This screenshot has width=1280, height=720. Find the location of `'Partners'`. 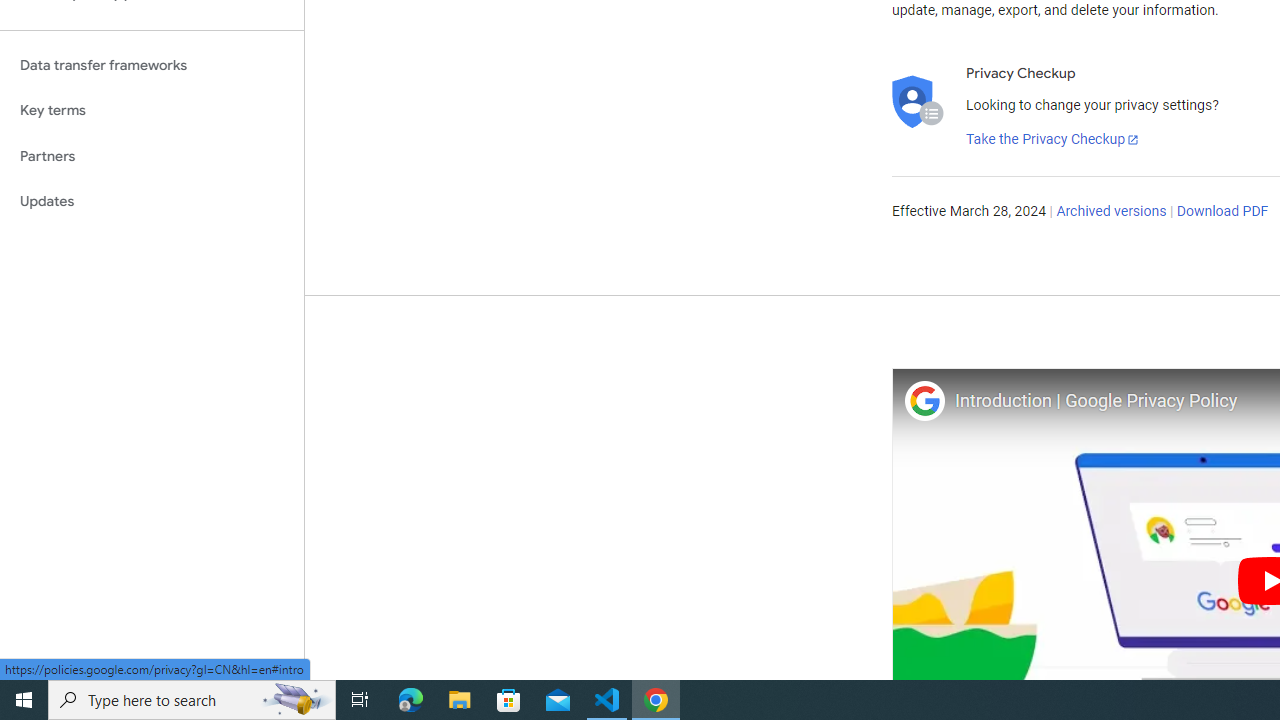

'Partners' is located at coordinates (151, 155).